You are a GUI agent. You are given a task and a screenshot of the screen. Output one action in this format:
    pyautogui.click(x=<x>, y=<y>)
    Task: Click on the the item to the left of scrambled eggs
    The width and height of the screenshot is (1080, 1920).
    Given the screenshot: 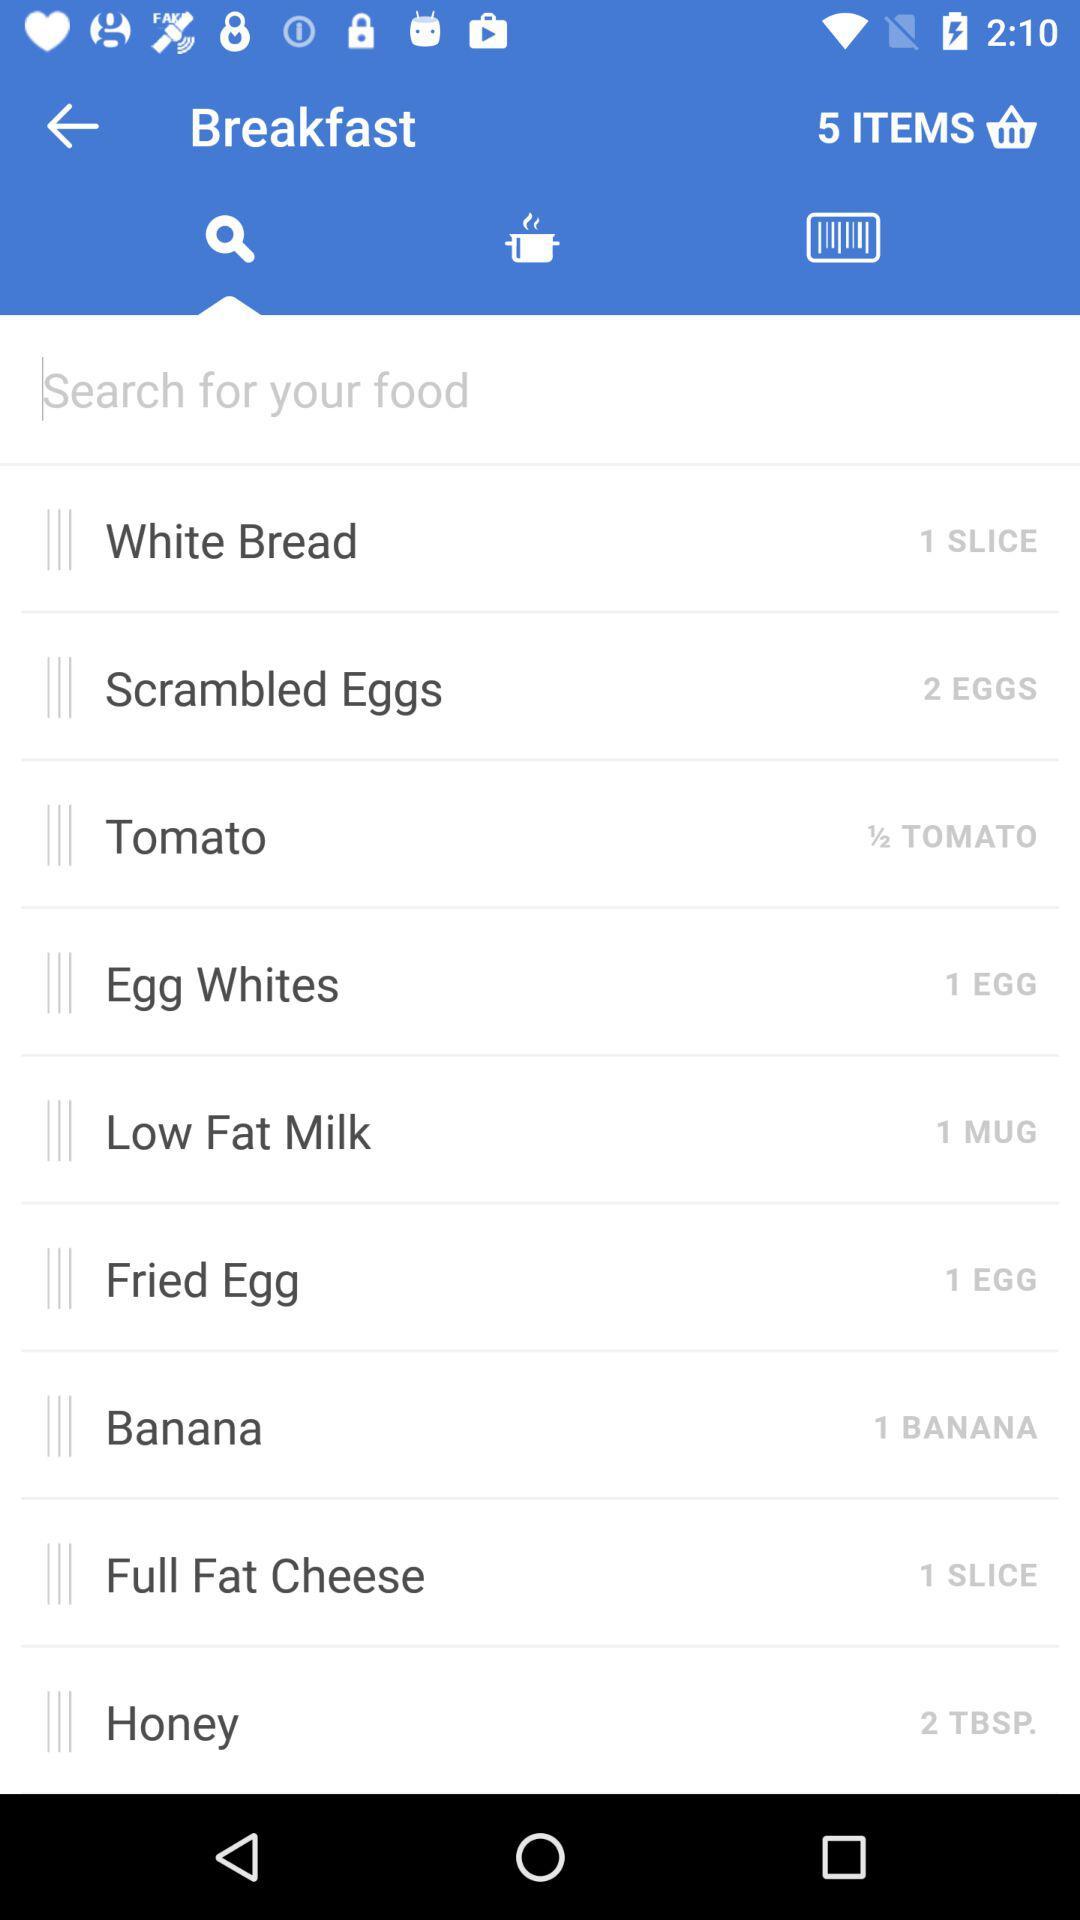 What is the action you would take?
    pyautogui.click(x=51, y=687)
    